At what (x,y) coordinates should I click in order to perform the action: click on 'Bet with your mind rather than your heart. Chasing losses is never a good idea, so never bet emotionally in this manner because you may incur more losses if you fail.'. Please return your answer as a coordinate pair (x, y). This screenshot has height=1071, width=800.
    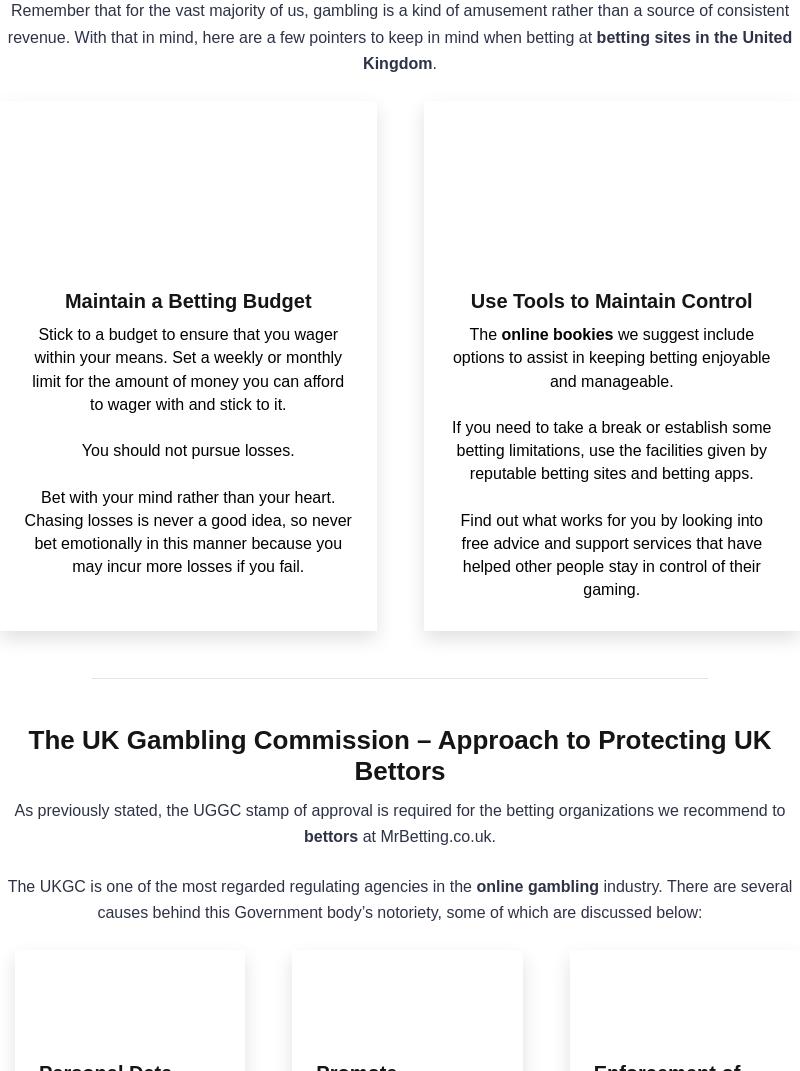
    Looking at the image, I should click on (186, 530).